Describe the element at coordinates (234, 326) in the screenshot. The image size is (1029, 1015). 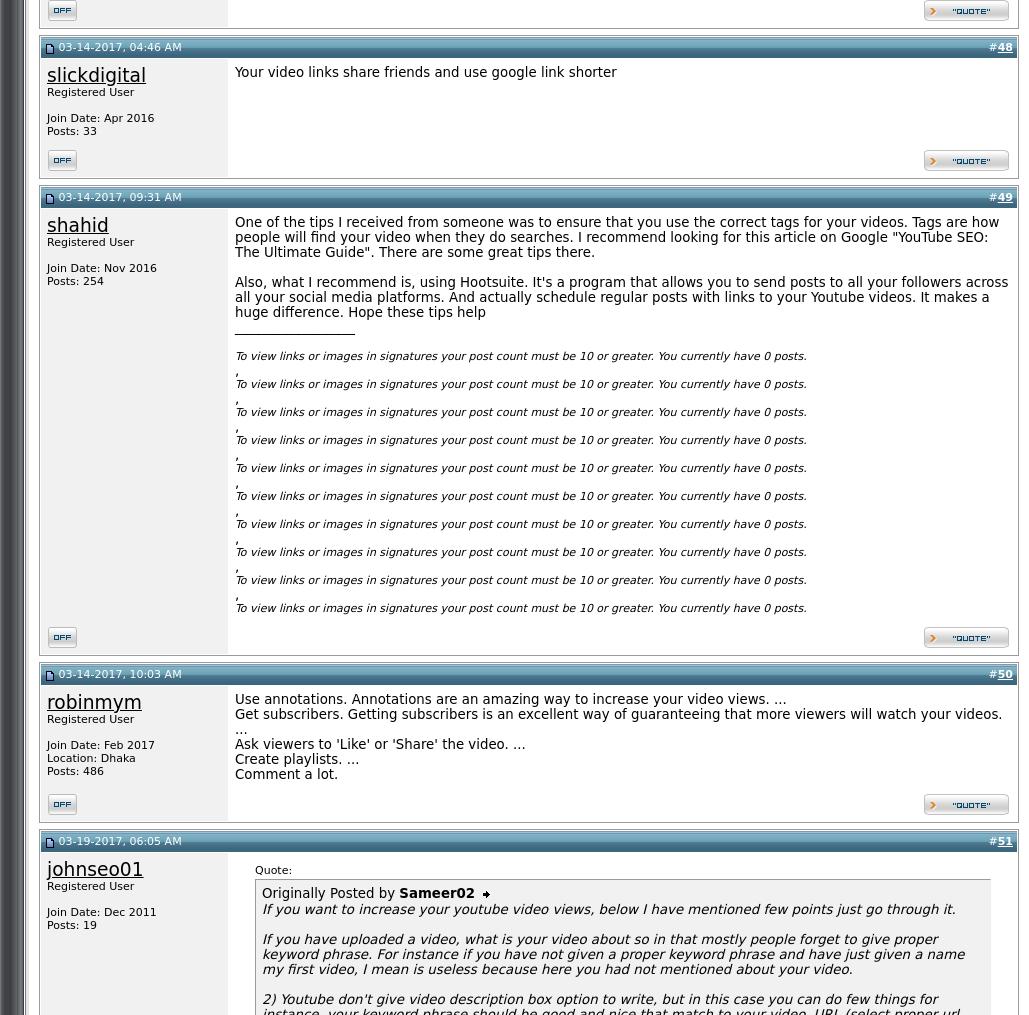
I see `'__________________'` at that location.